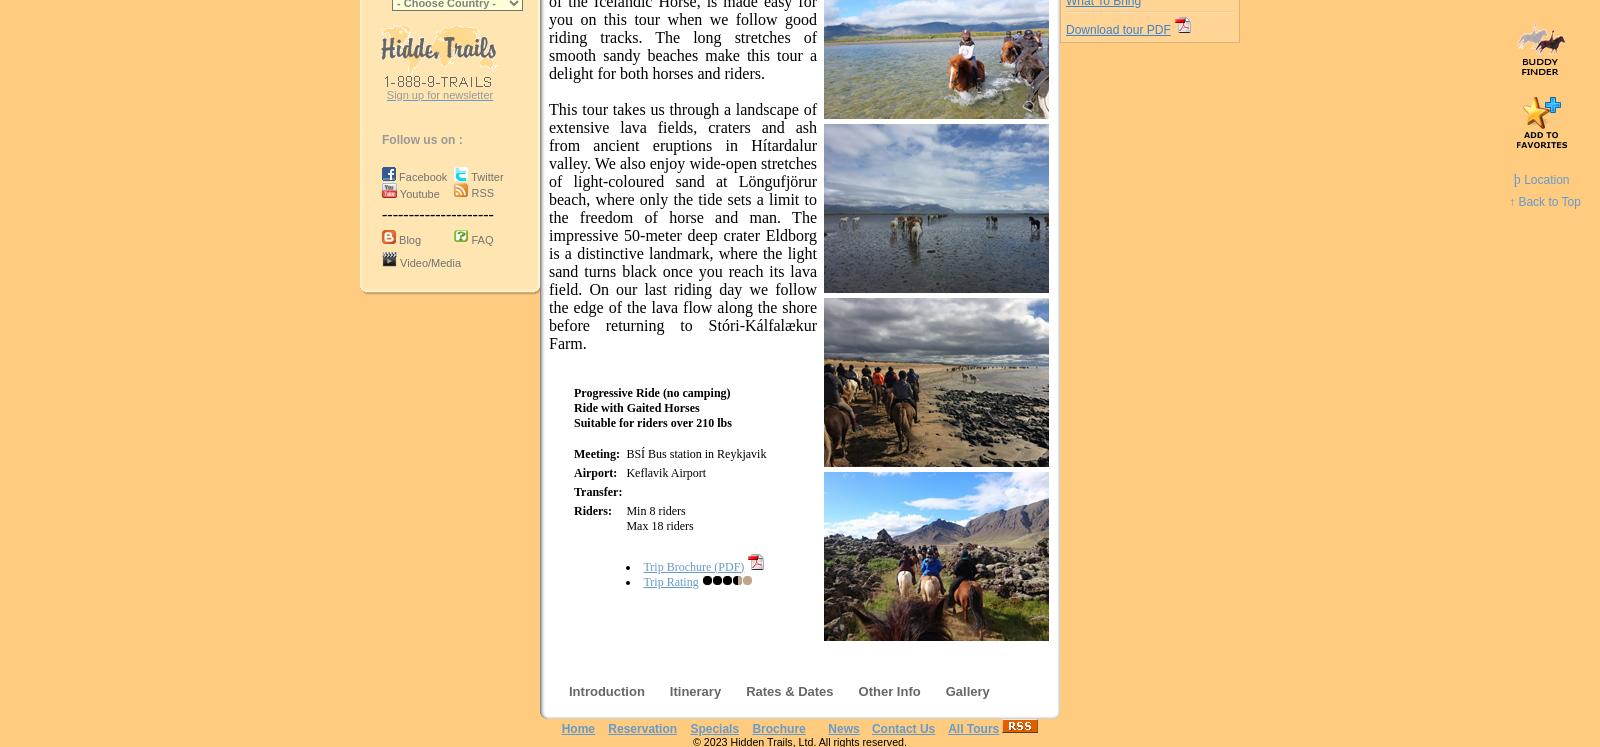  What do you see at coordinates (418, 193) in the screenshot?
I see `'Youtube'` at bounding box center [418, 193].